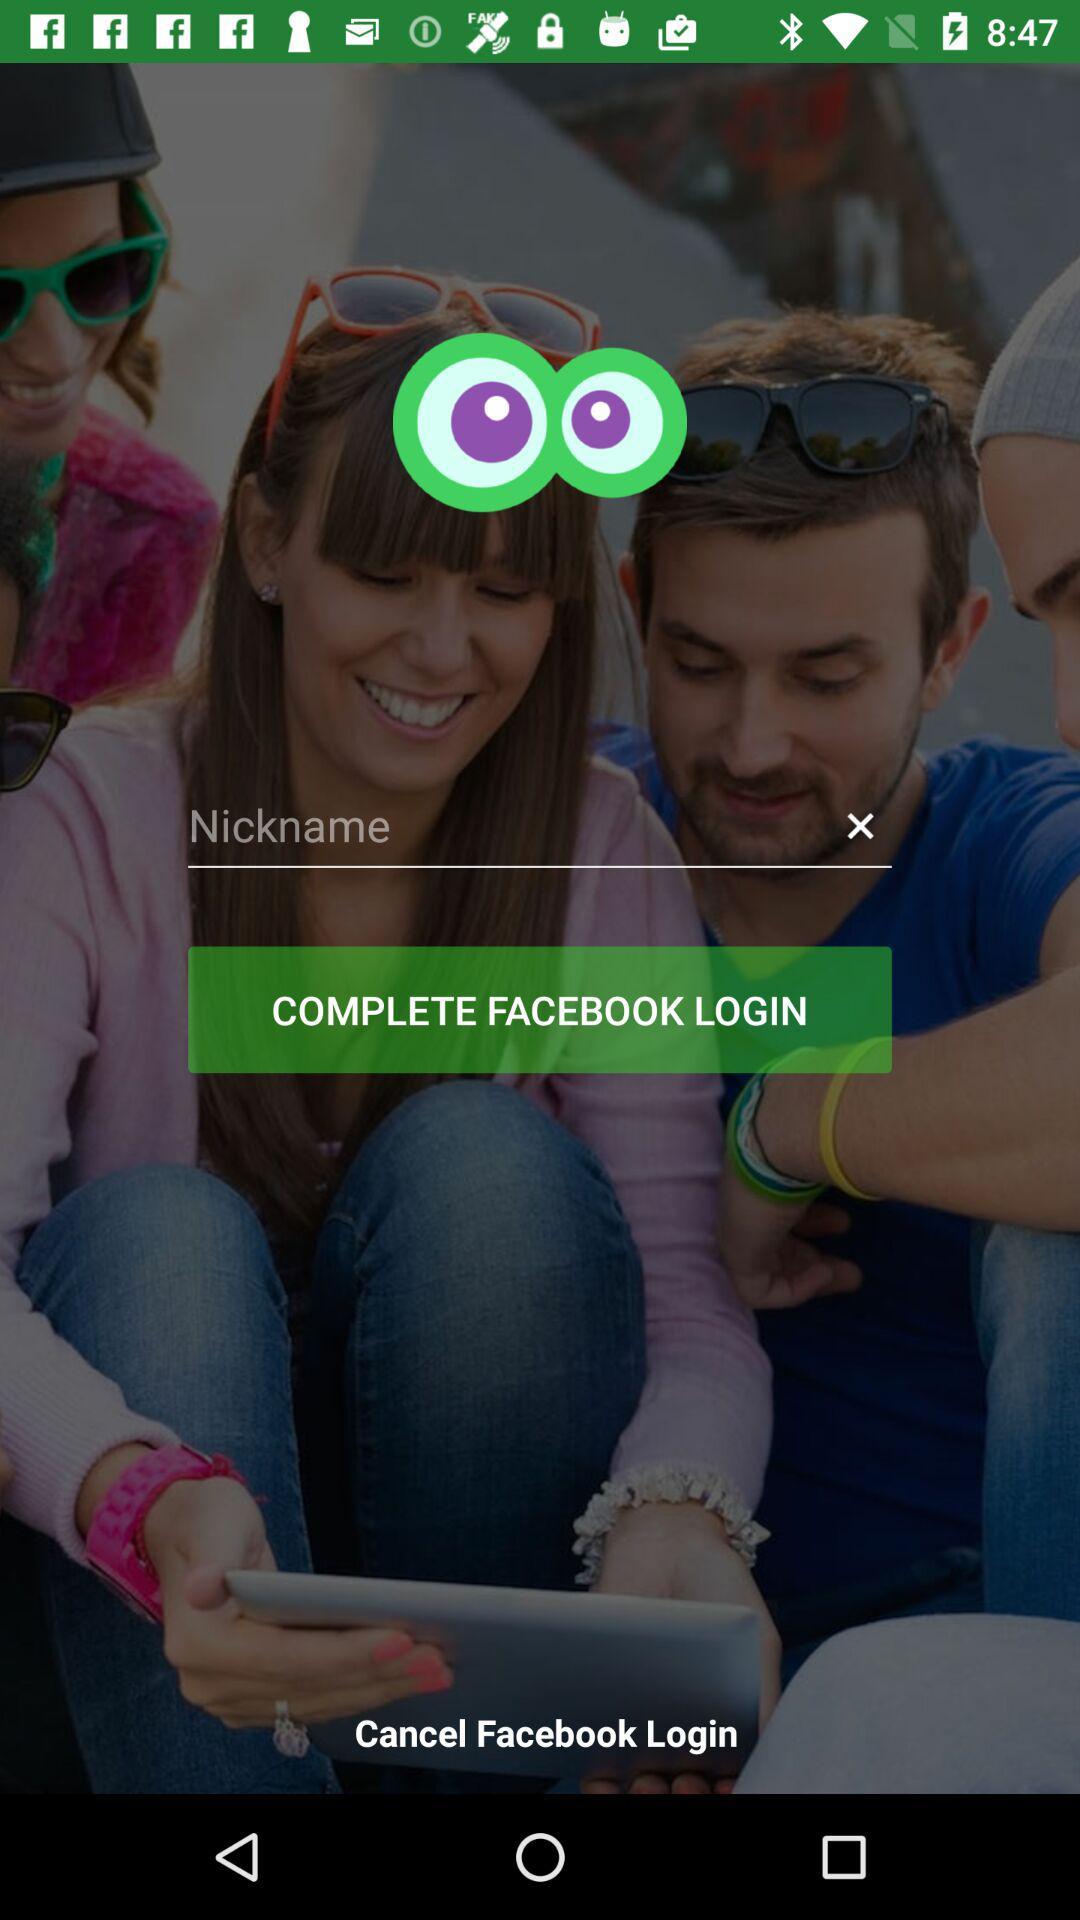  What do you see at coordinates (859, 825) in the screenshot?
I see `delete name` at bounding box center [859, 825].